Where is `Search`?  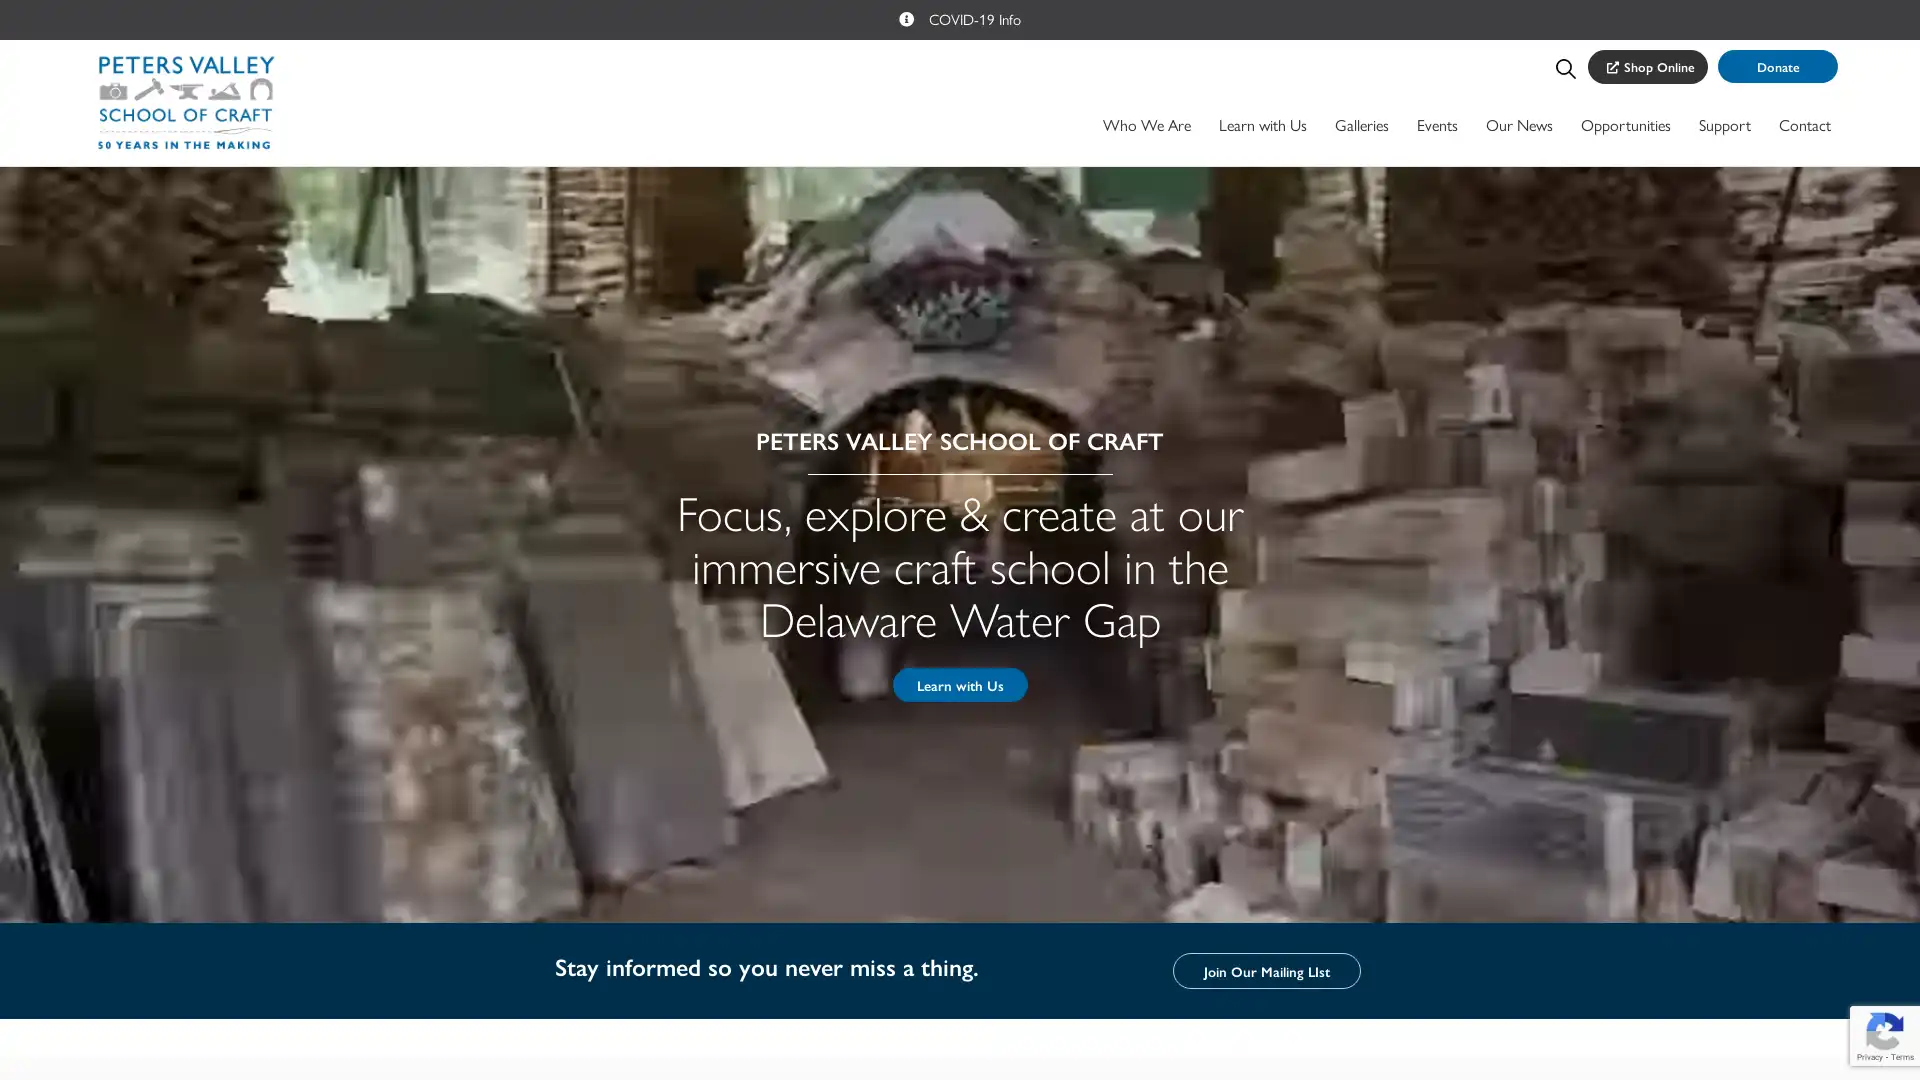 Search is located at coordinates (1583, 40).